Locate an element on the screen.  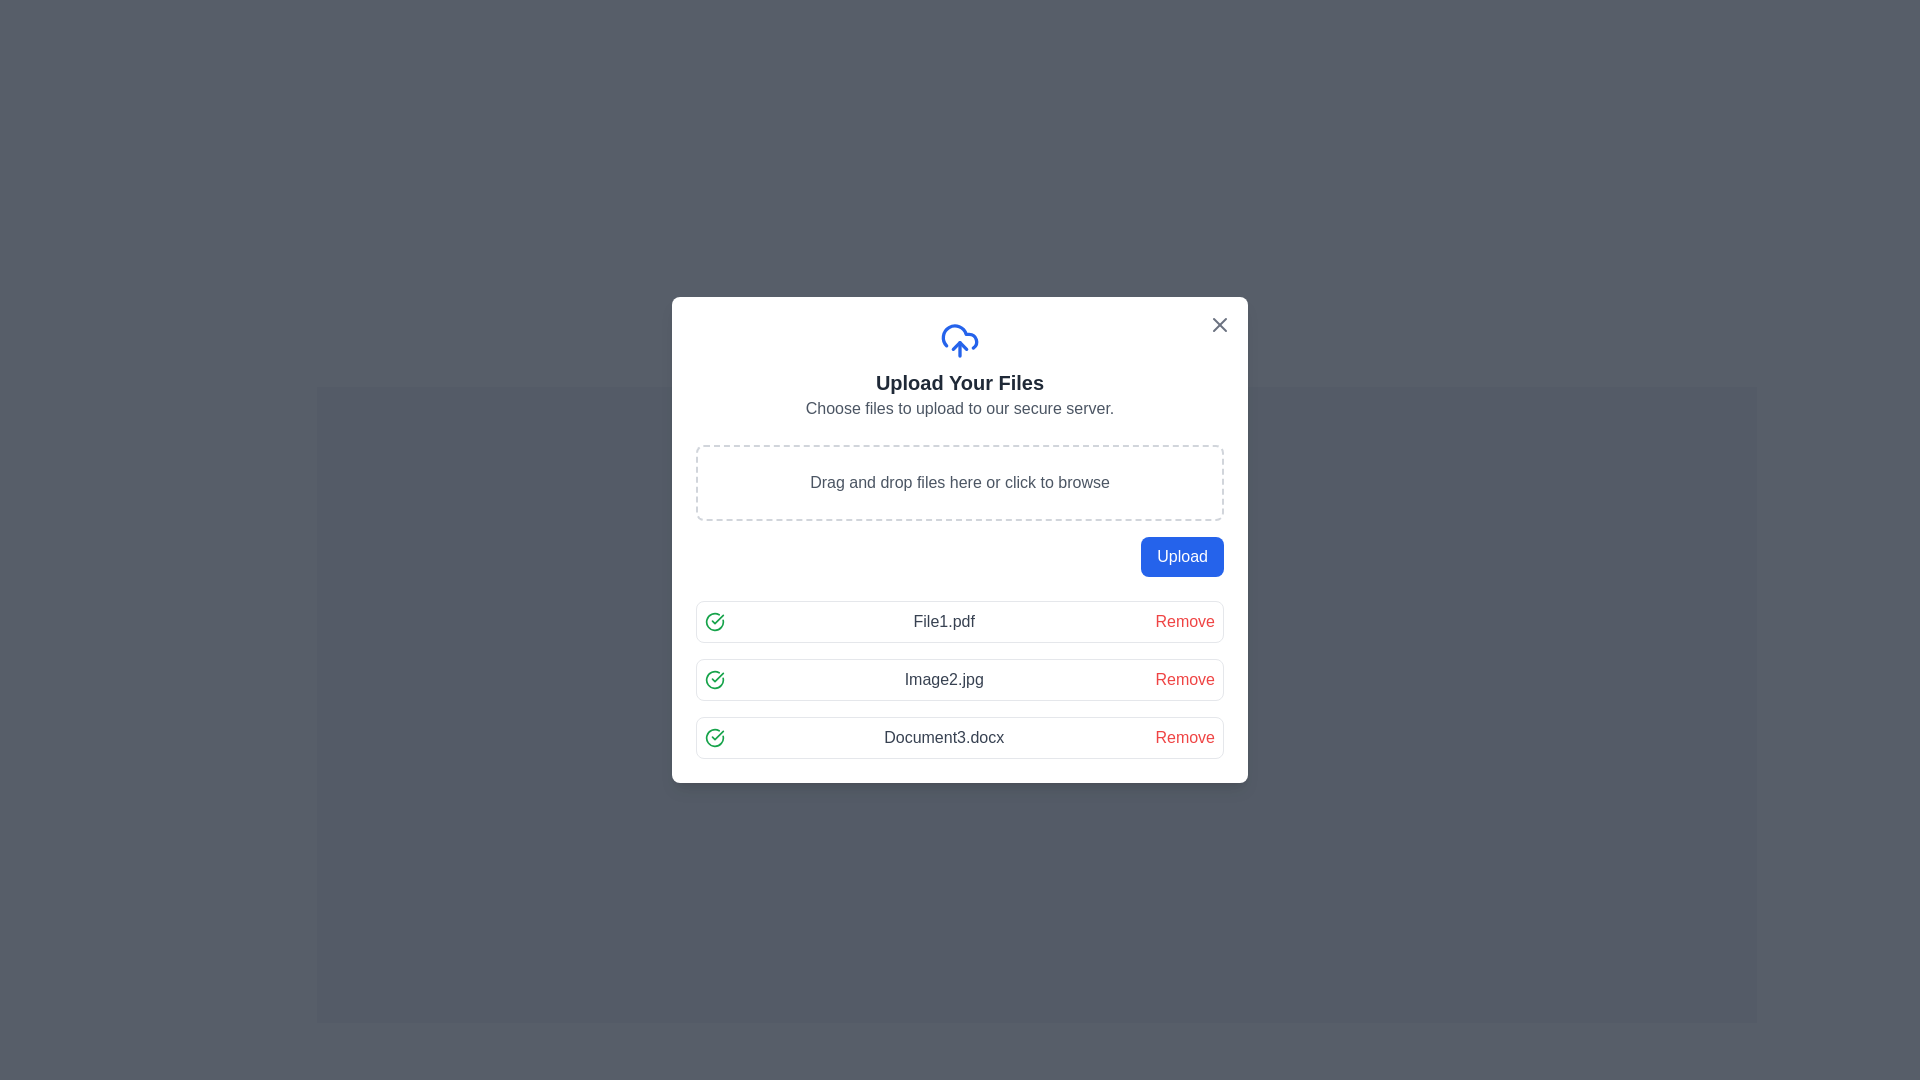
the text label displaying 'File1.pdf' to highlight it, which is located in the center area of the first file entry in the vertical list structure, positioned below the file upload heading is located at coordinates (943, 620).